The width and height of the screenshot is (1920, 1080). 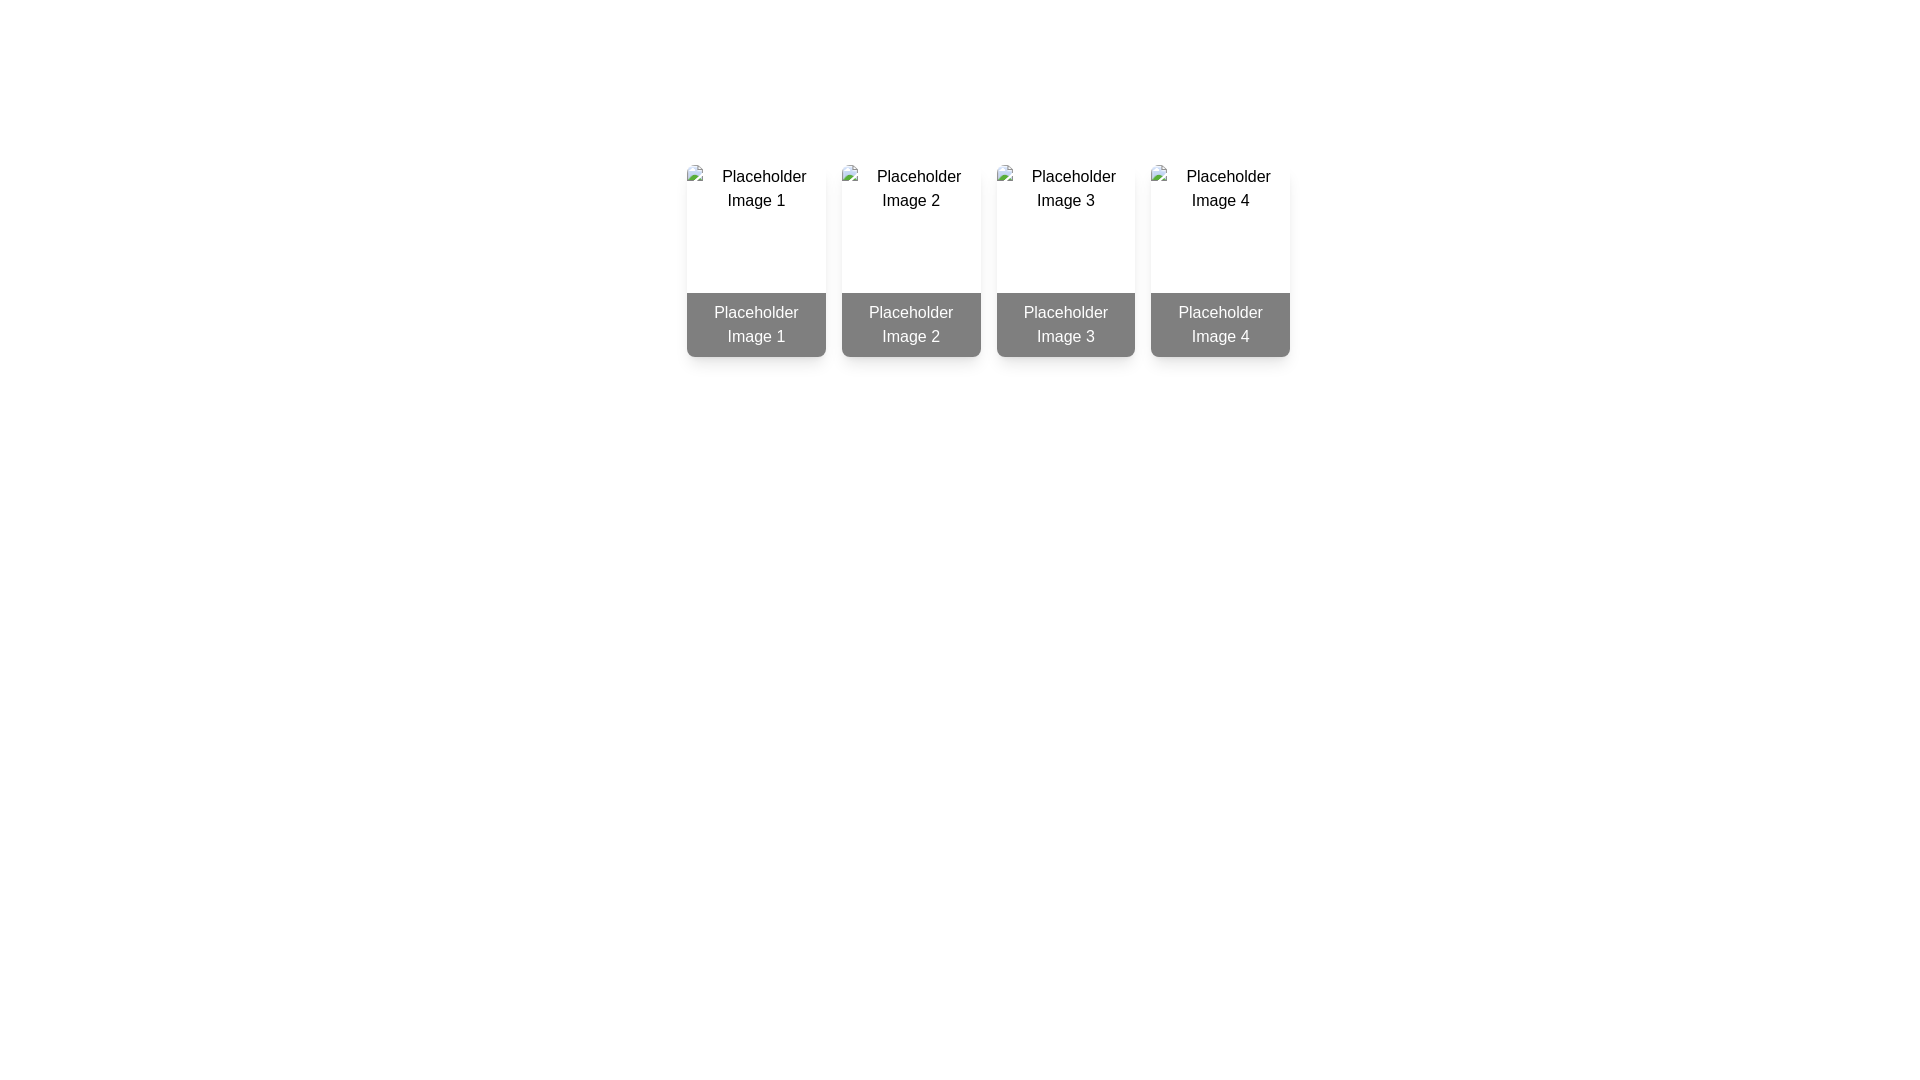 What do you see at coordinates (755, 260) in the screenshot?
I see `the Card component located in the first column of the grid layout` at bounding box center [755, 260].